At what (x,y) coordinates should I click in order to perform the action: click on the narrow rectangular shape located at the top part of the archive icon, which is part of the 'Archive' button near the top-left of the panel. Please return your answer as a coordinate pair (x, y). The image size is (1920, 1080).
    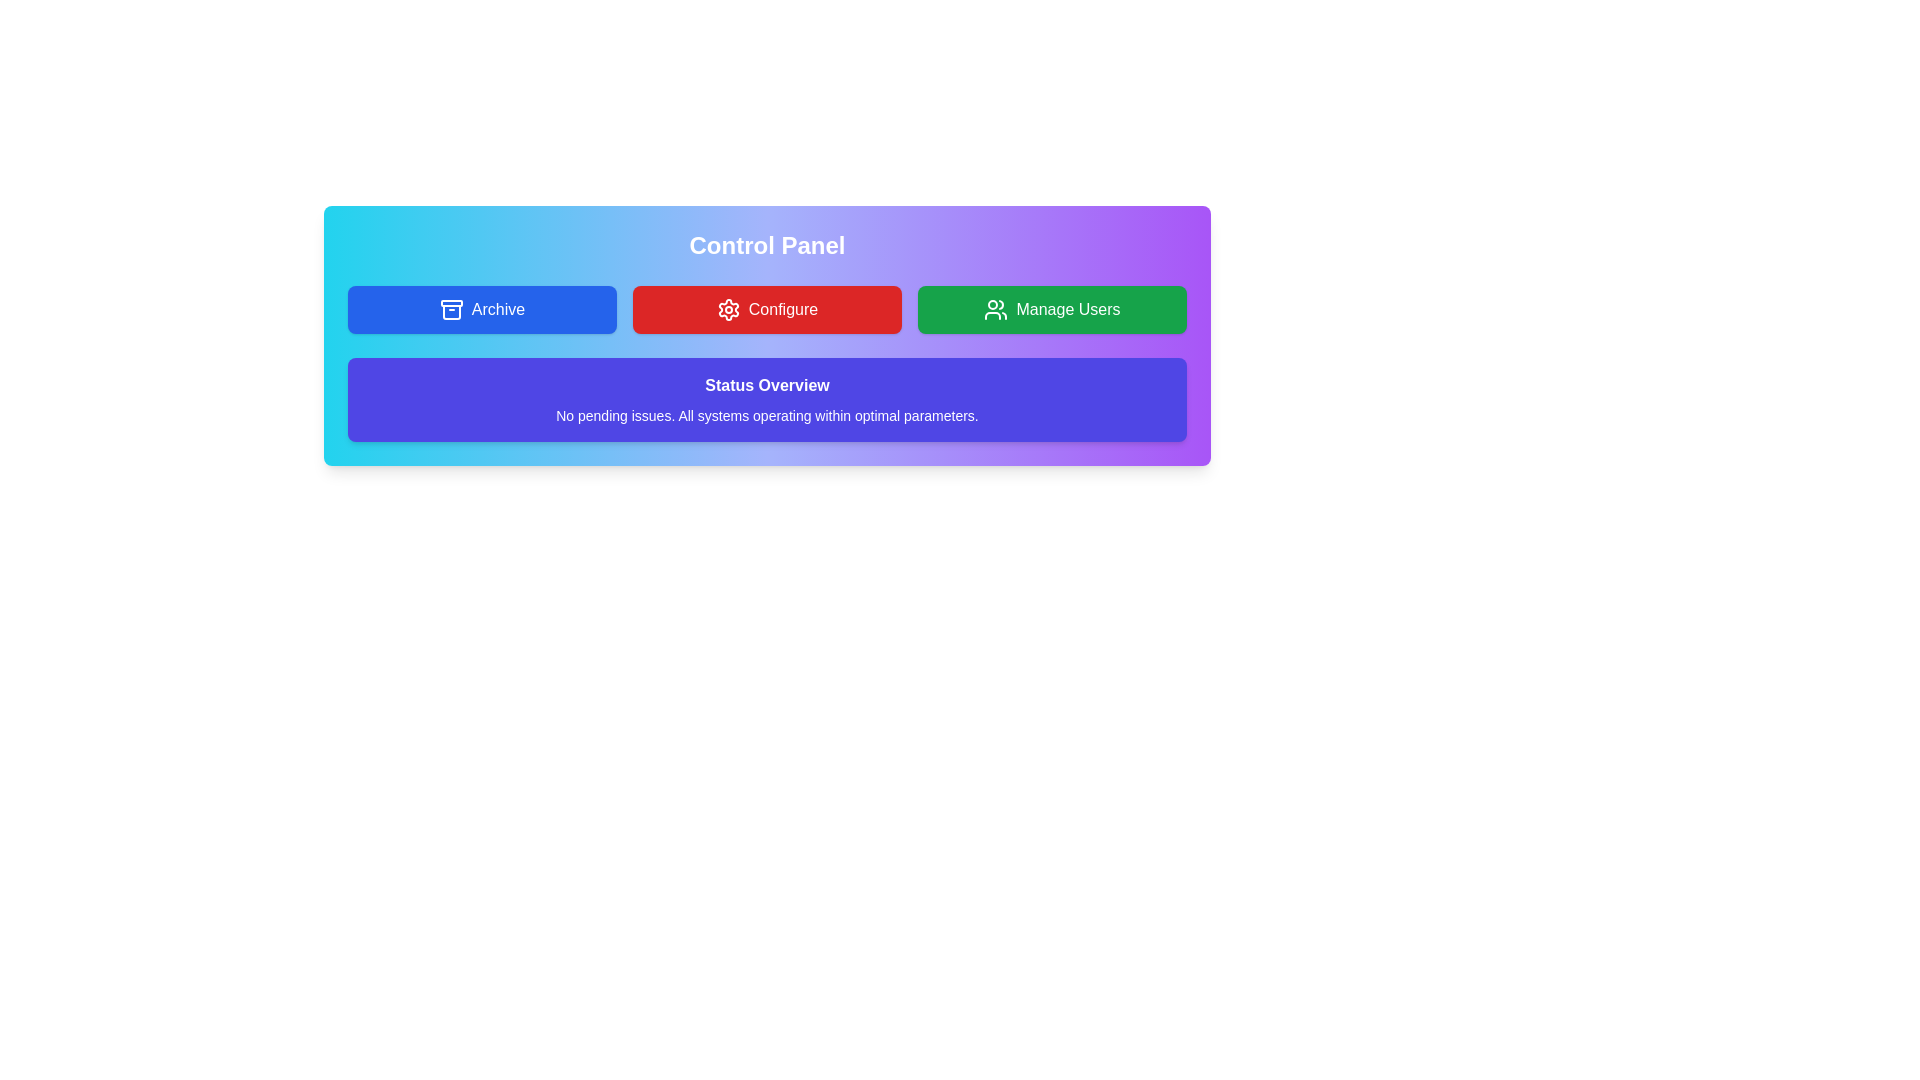
    Looking at the image, I should click on (450, 303).